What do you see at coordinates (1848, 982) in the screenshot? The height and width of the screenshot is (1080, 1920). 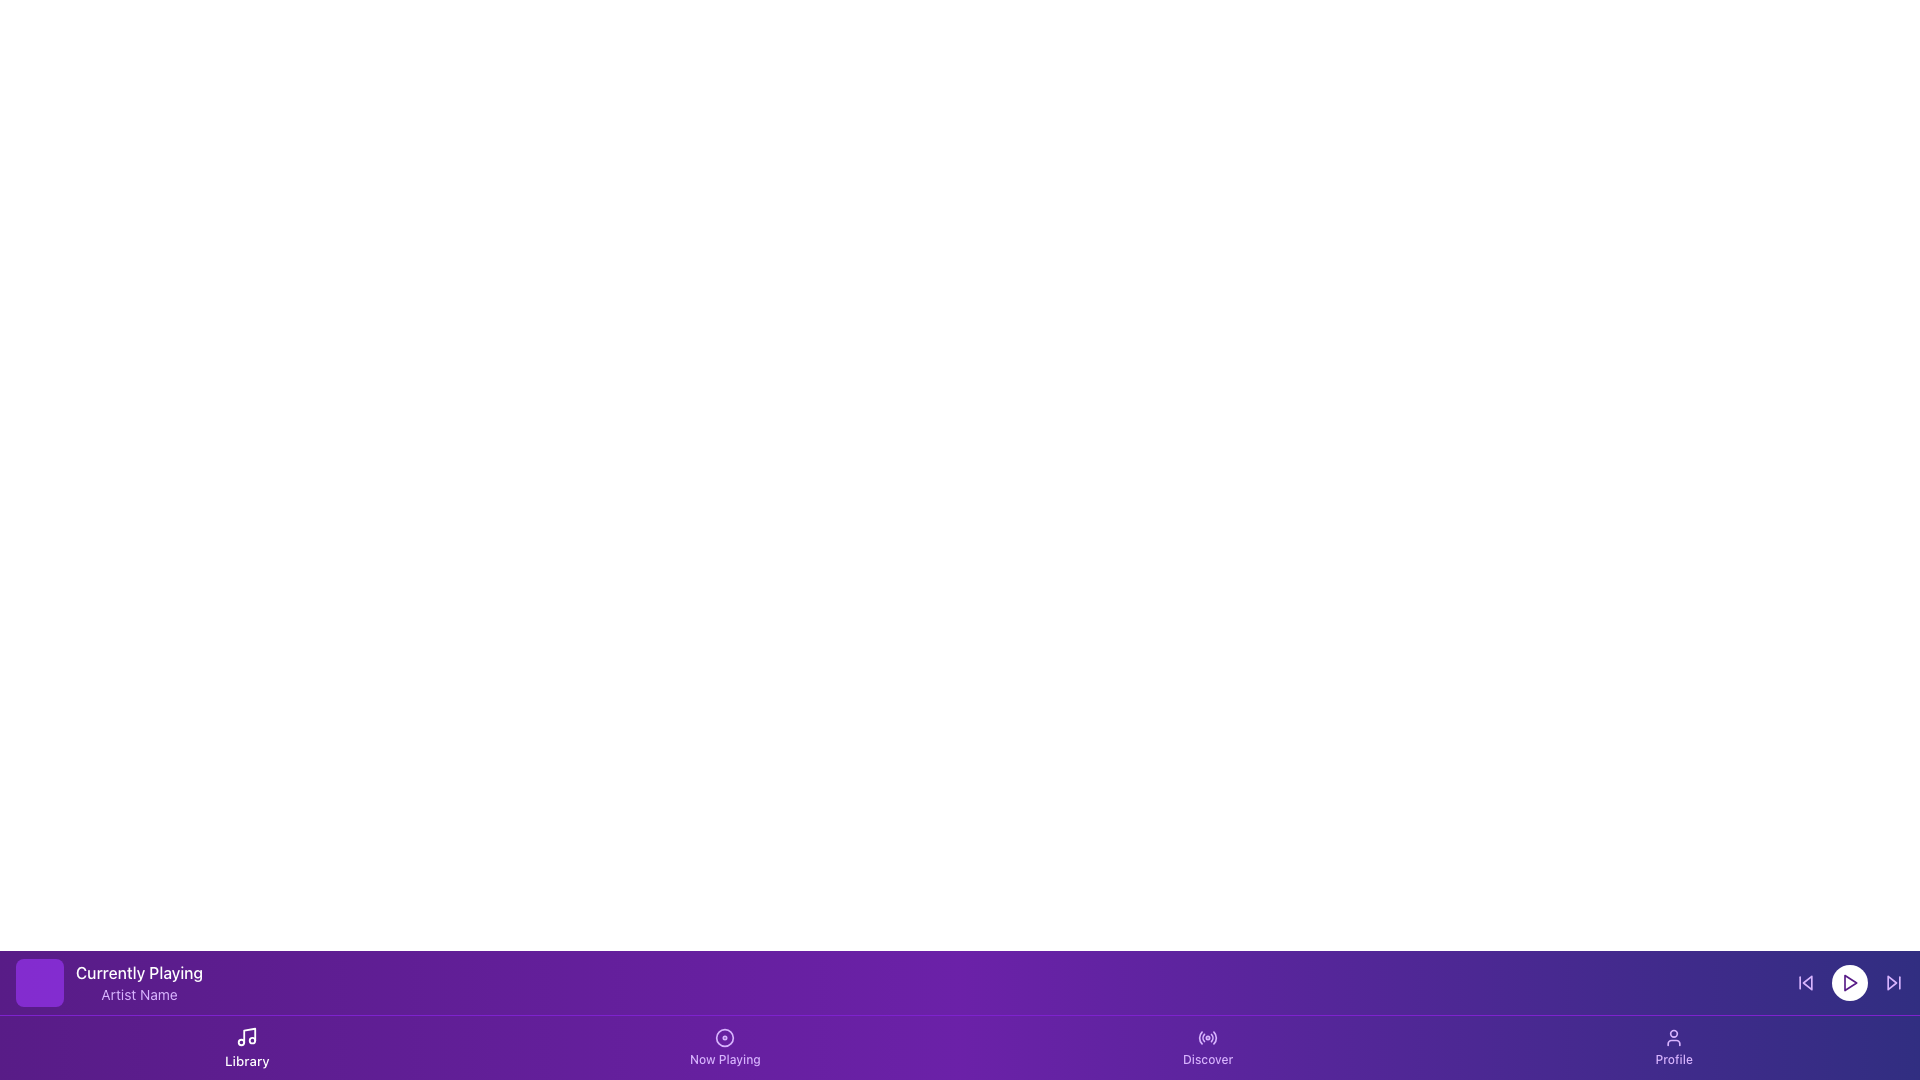 I see `the circular button with a white background and a purple play icon located in the bottom navigation bar, near the right edge, to play or resume media` at bounding box center [1848, 982].